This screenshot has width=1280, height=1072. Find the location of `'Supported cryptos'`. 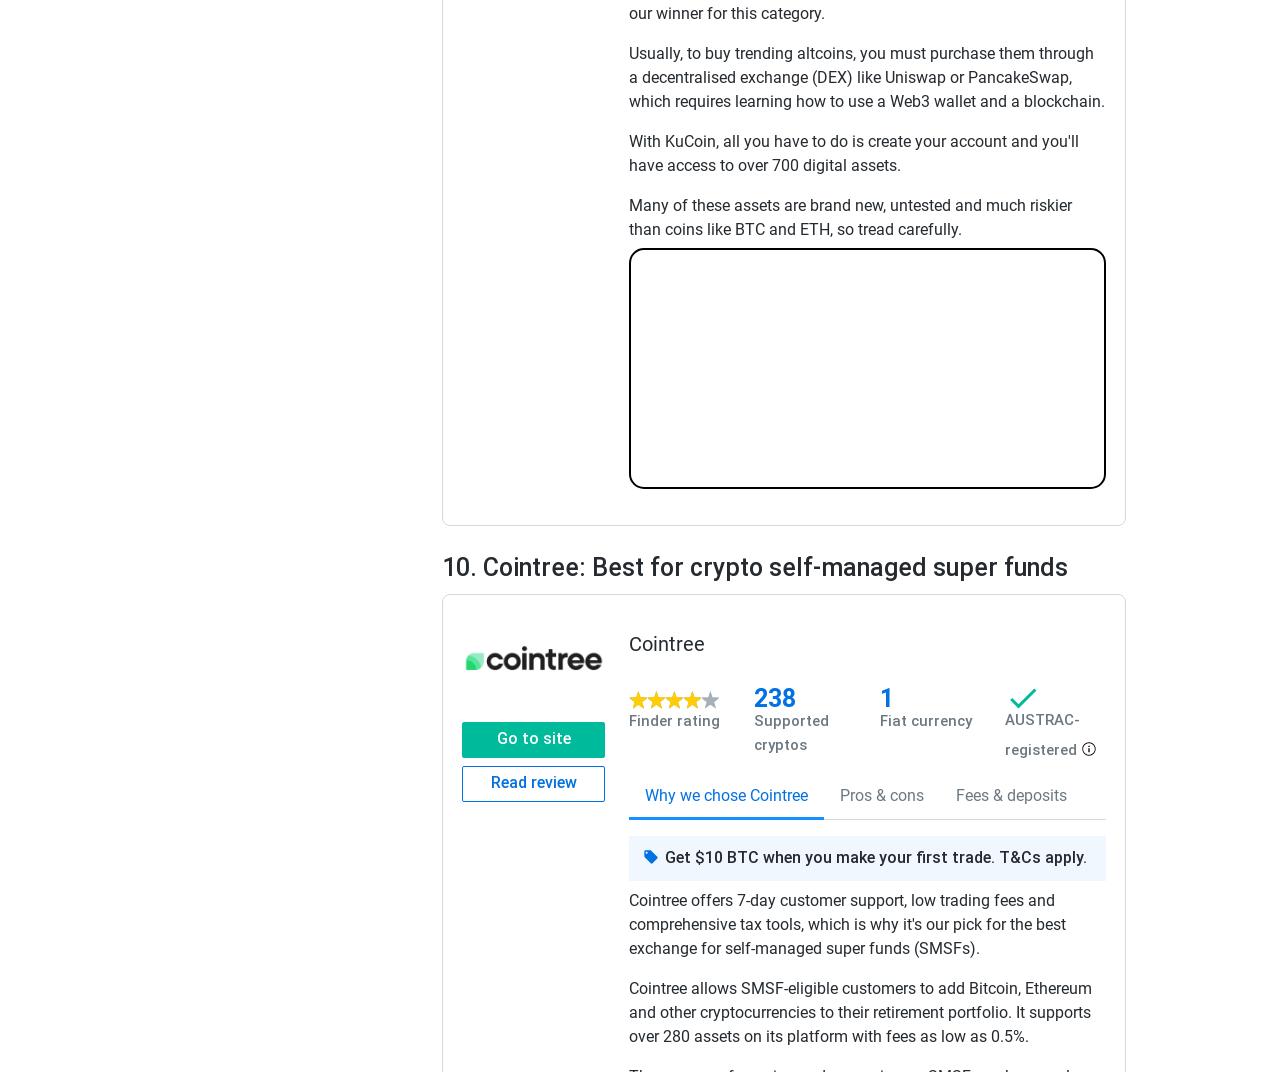

'Supported cryptos' is located at coordinates (790, 732).